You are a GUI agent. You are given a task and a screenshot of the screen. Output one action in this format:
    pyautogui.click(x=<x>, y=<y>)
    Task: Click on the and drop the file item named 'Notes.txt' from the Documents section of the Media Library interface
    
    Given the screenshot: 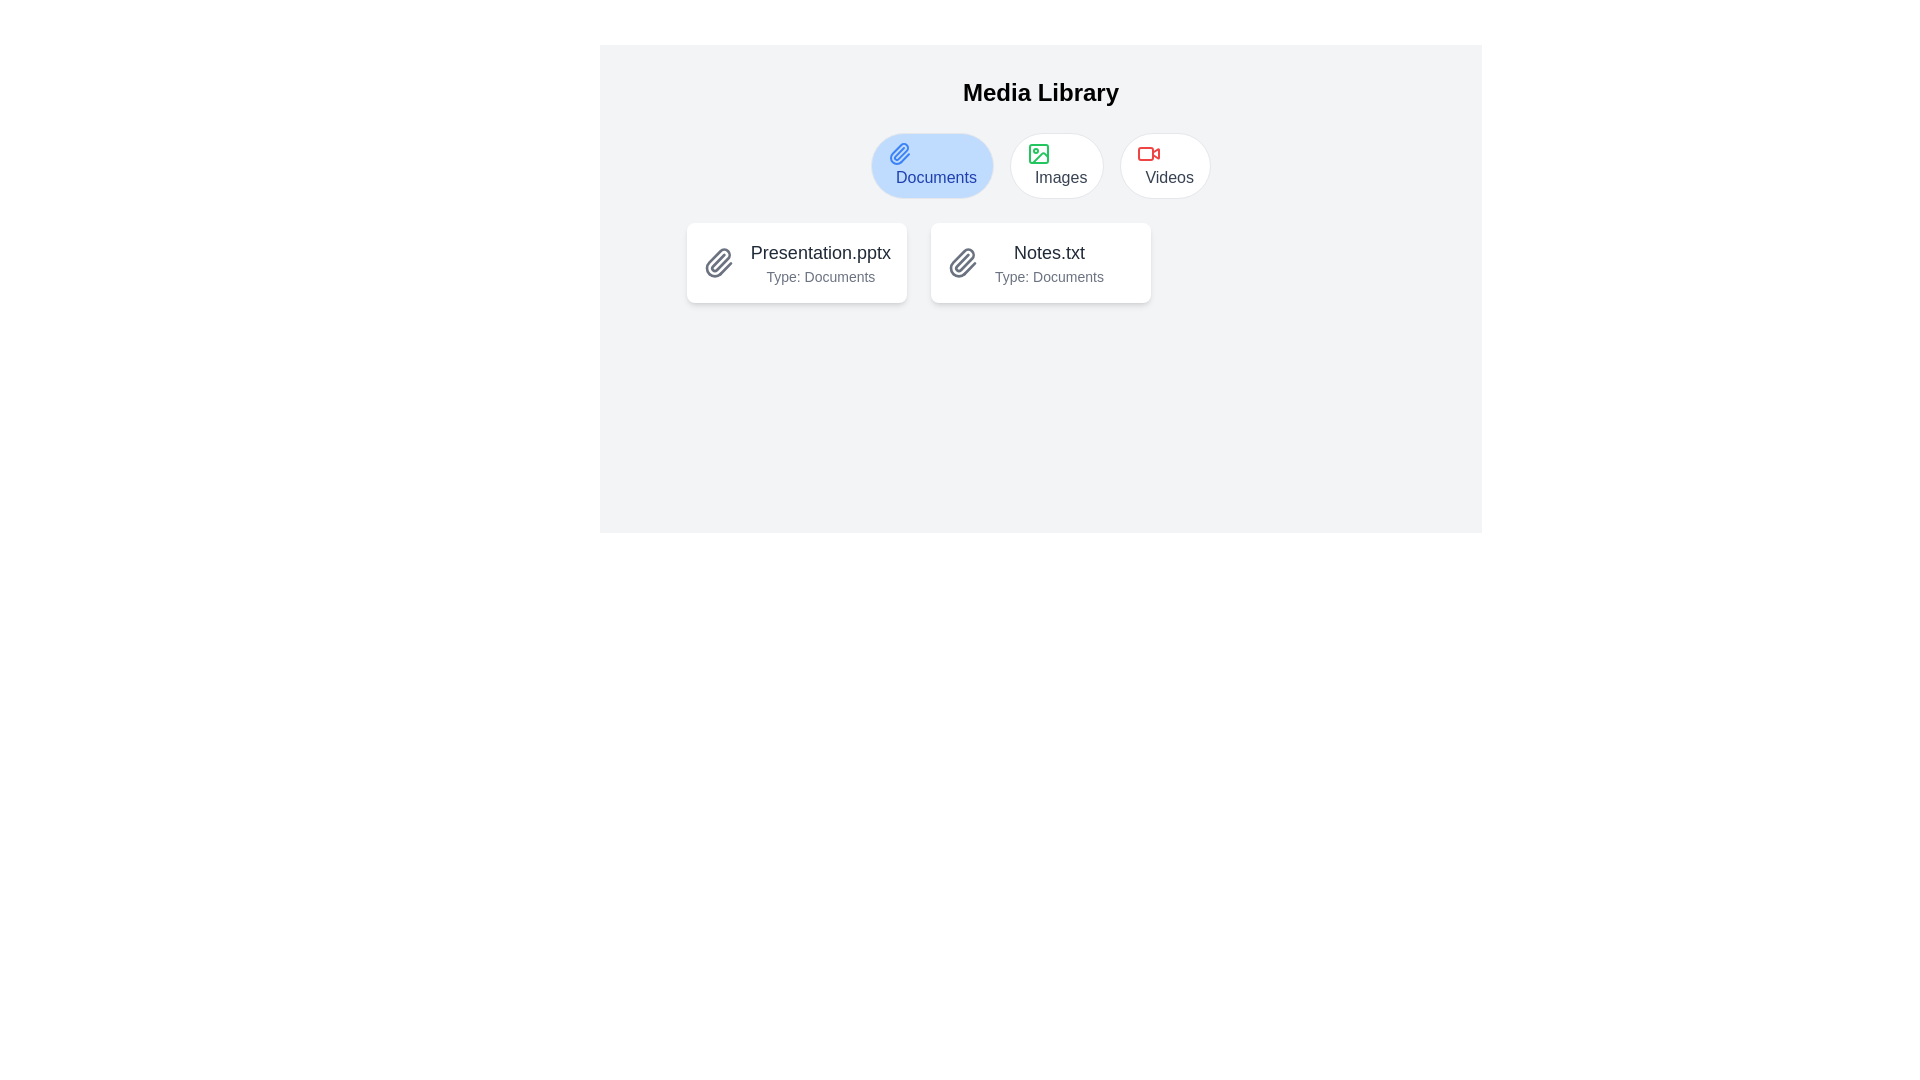 What is the action you would take?
    pyautogui.click(x=1048, y=261)
    